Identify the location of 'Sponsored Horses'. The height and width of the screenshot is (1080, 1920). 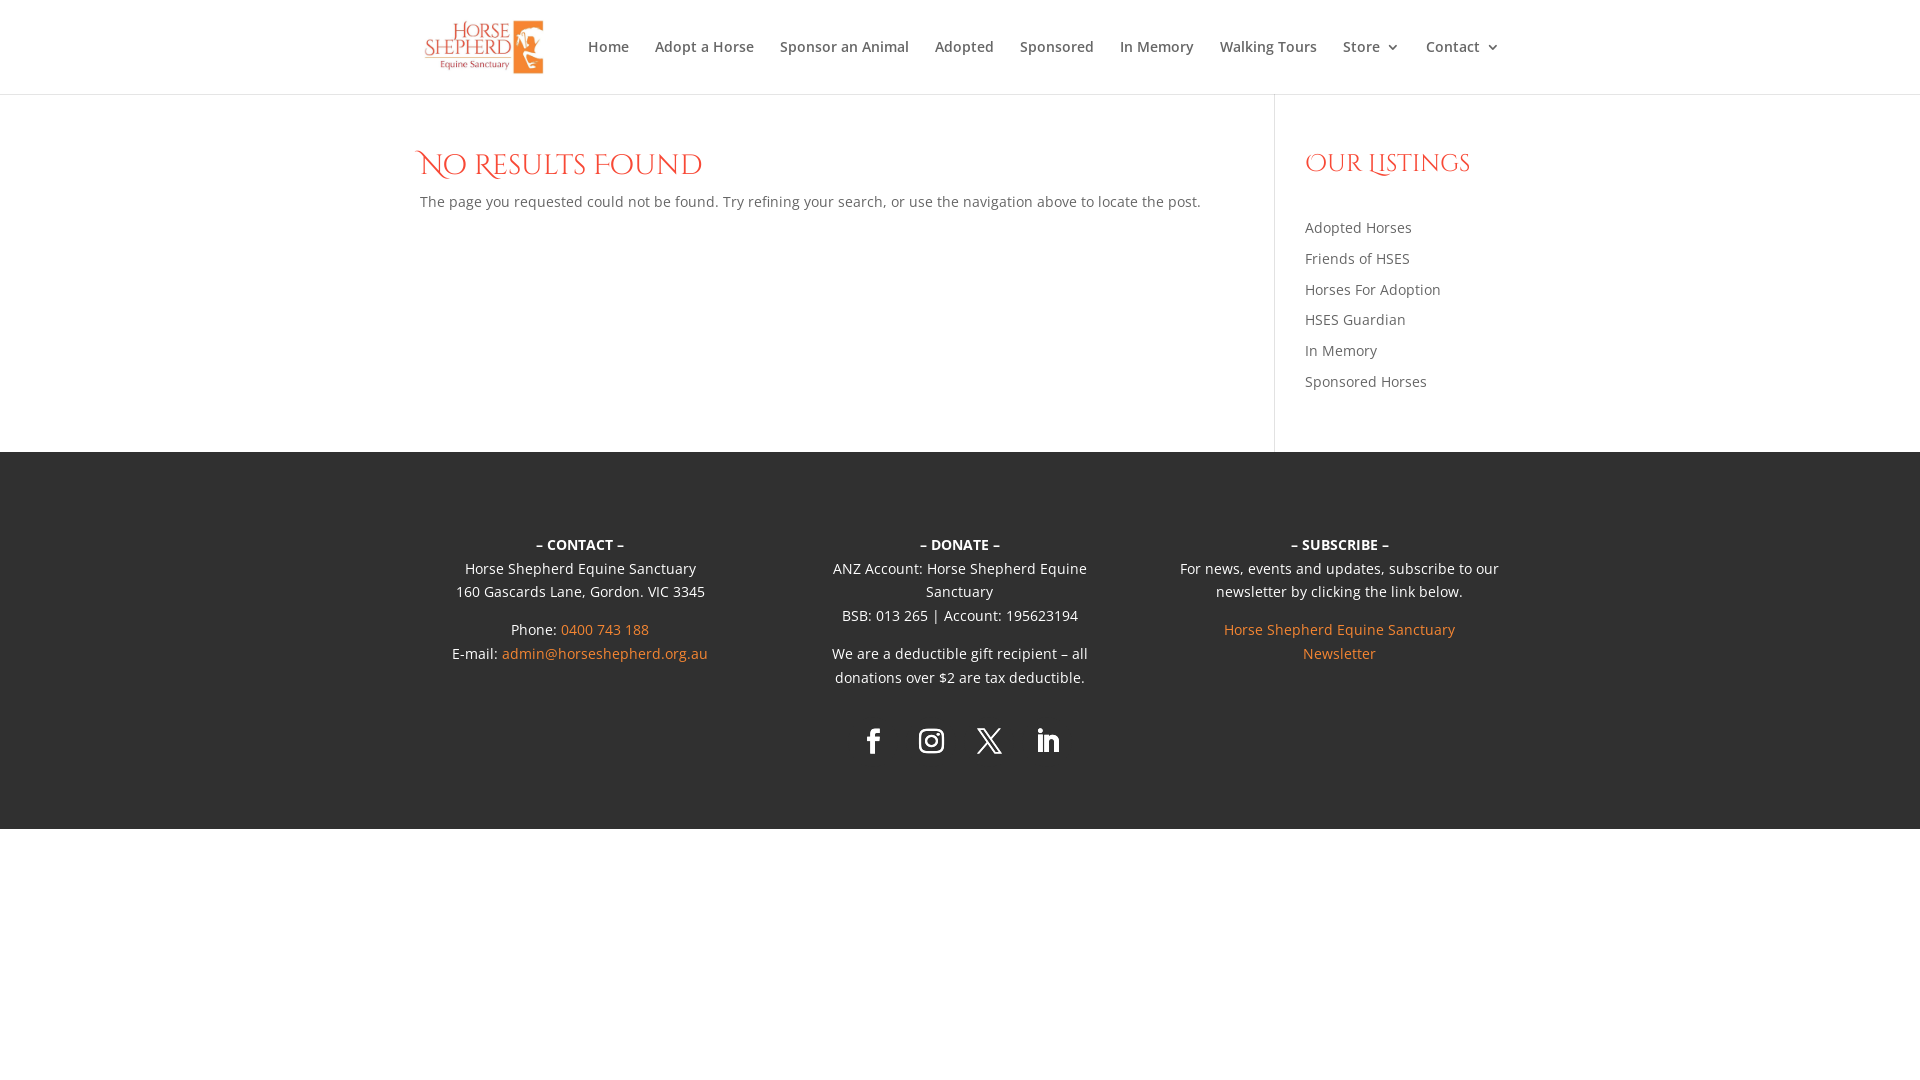
(1365, 381).